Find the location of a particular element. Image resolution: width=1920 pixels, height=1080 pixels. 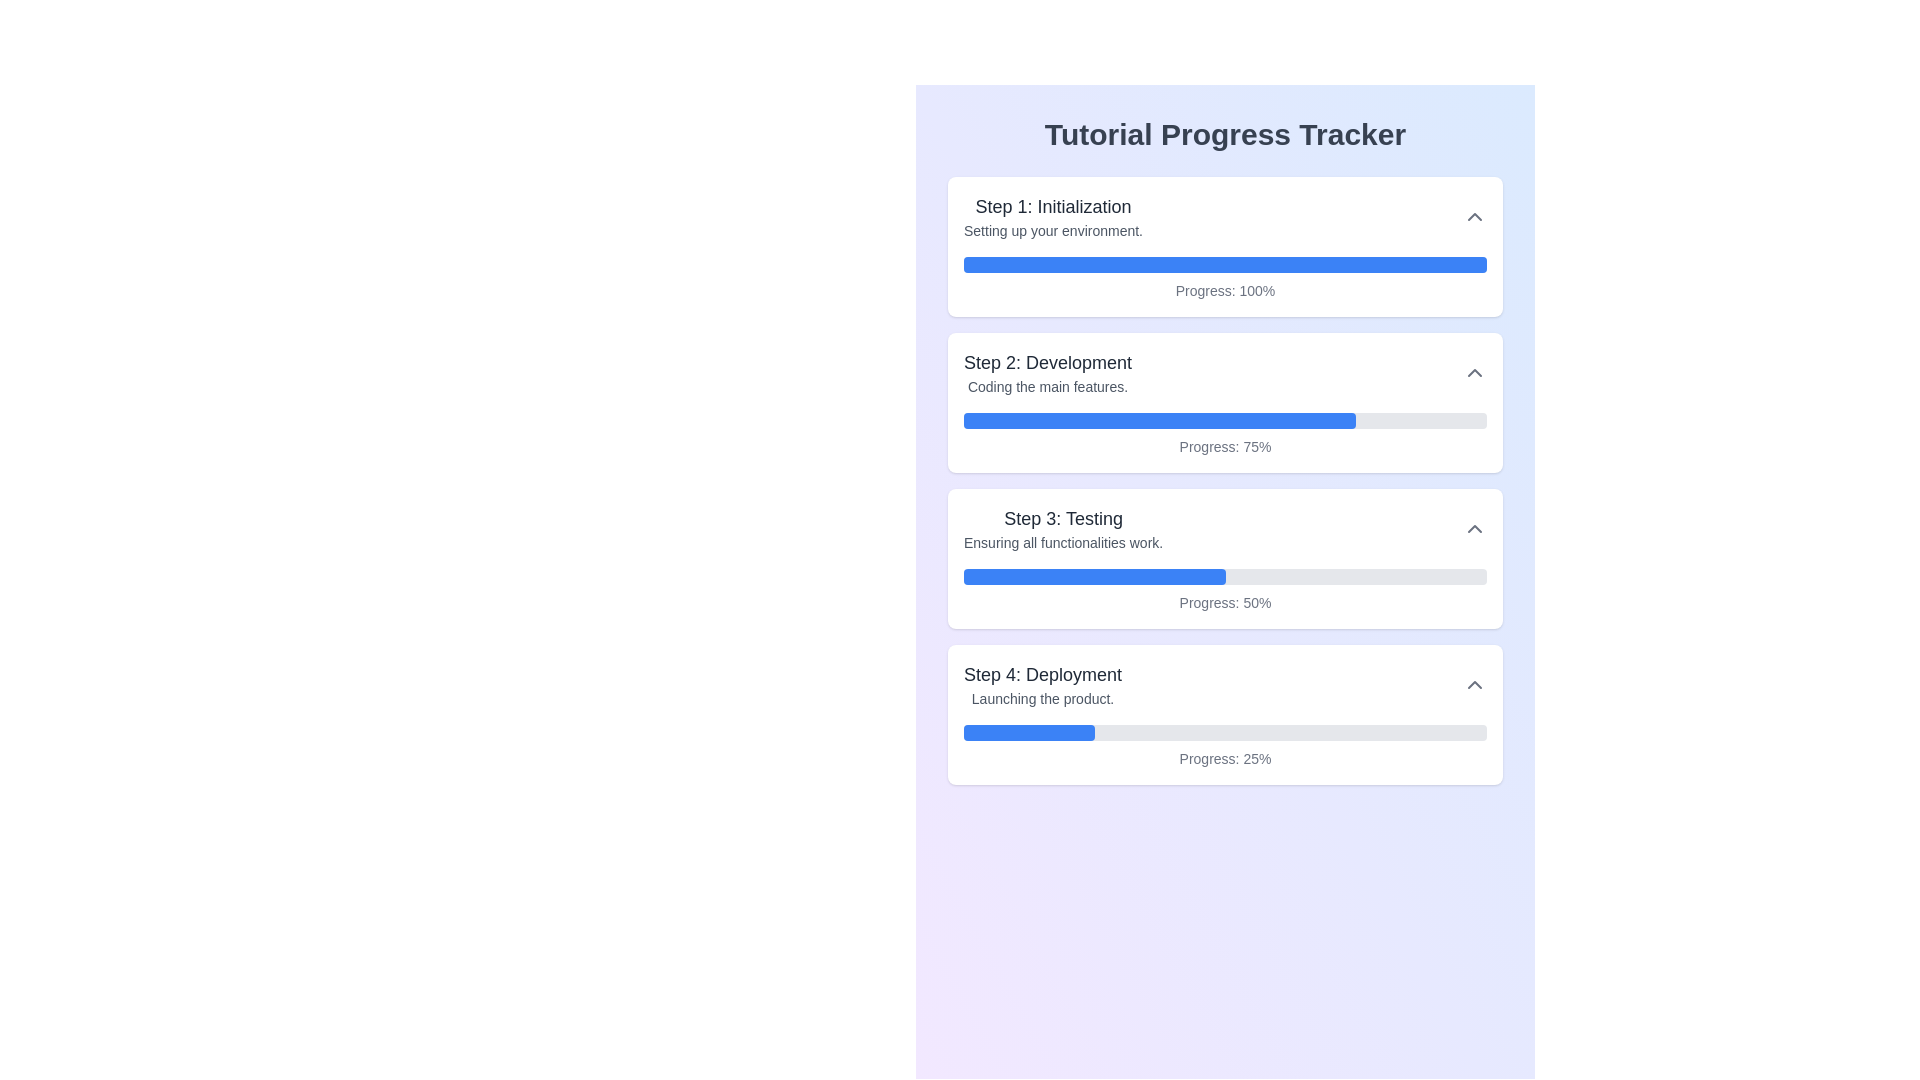

the 'Step 2' text label in the progress tracker to indicate the current step of the workflow is located at coordinates (1047, 362).